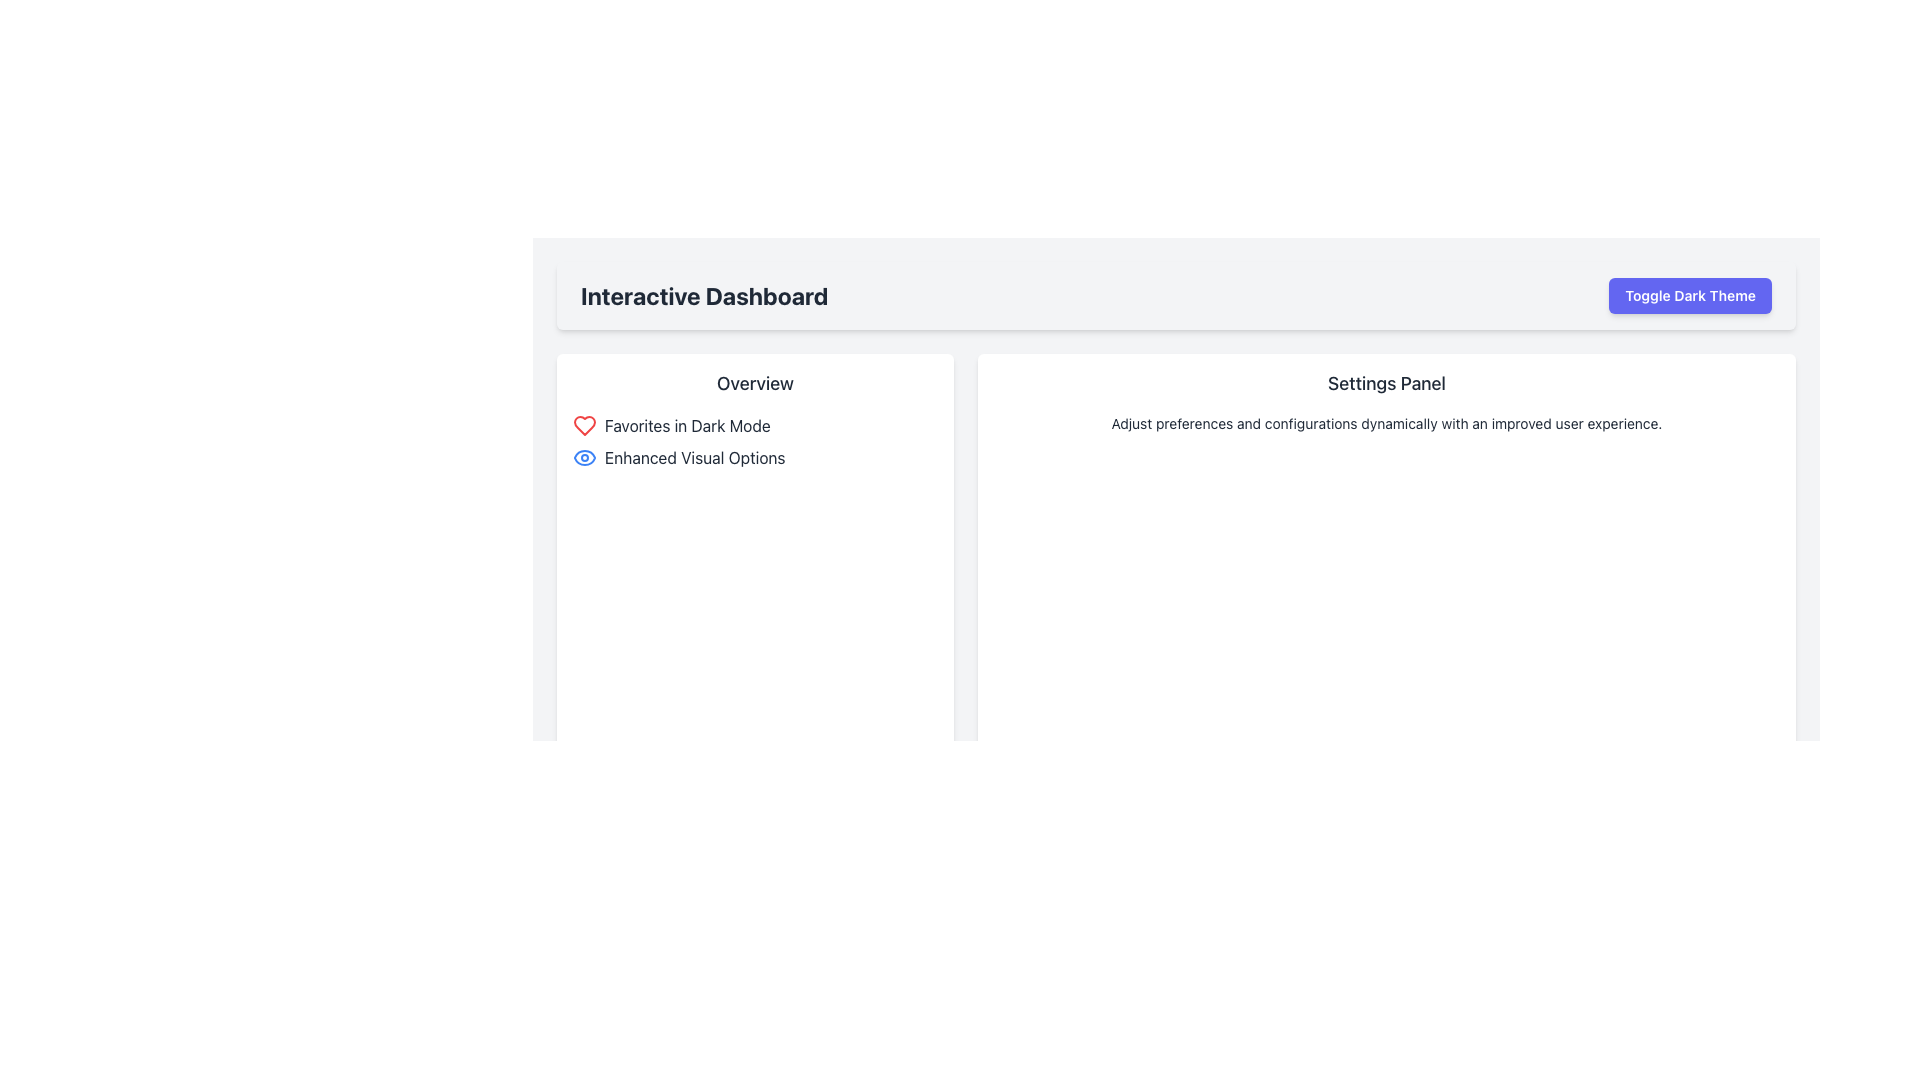 Image resolution: width=1920 pixels, height=1080 pixels. What do you see at coordinates (584, 424) in the screenshot?
I see `the 'Favorites in Dark Mode' icon located to the left of the corresponding text in the Overview section` at bounding box center [584, 424].